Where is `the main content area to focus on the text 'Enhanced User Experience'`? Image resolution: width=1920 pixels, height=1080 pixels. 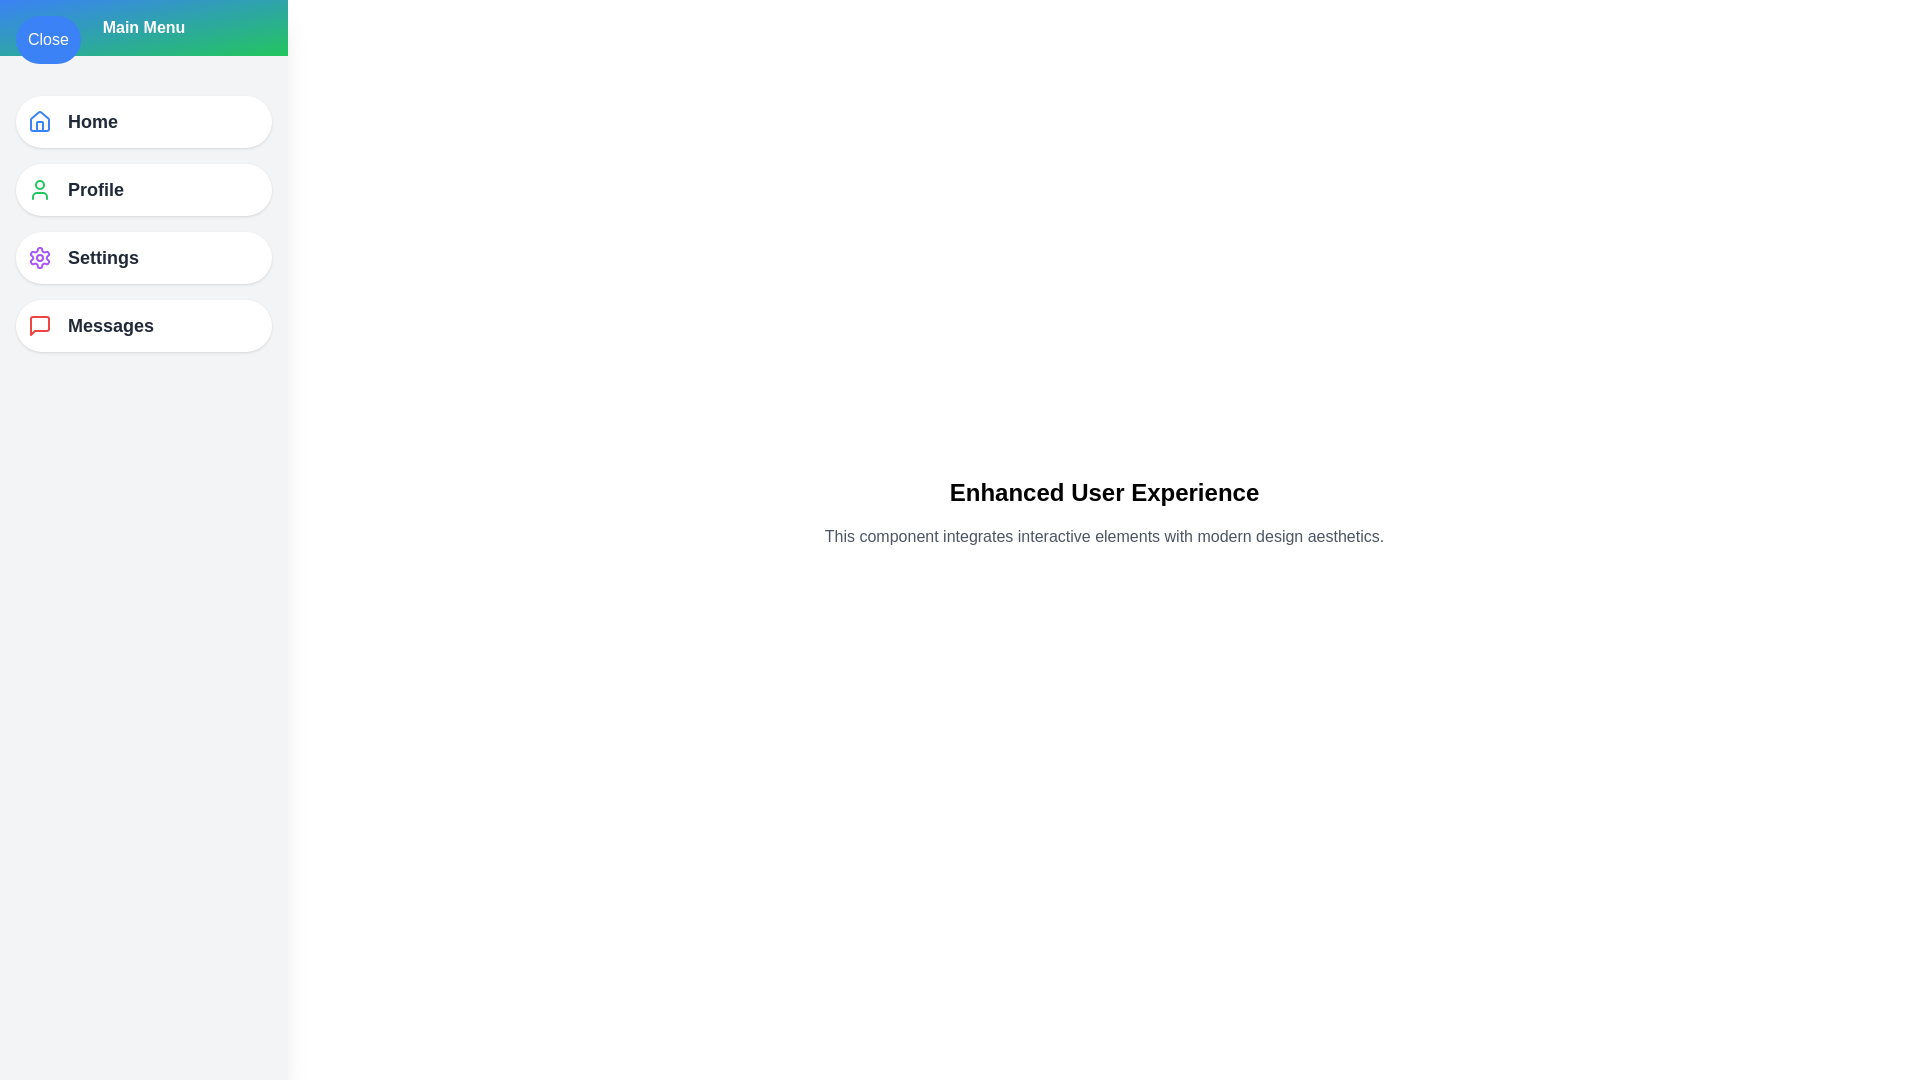
the main content area to focus on the text 'Enhanced User Experience' is located at coordinates (1103, 493).